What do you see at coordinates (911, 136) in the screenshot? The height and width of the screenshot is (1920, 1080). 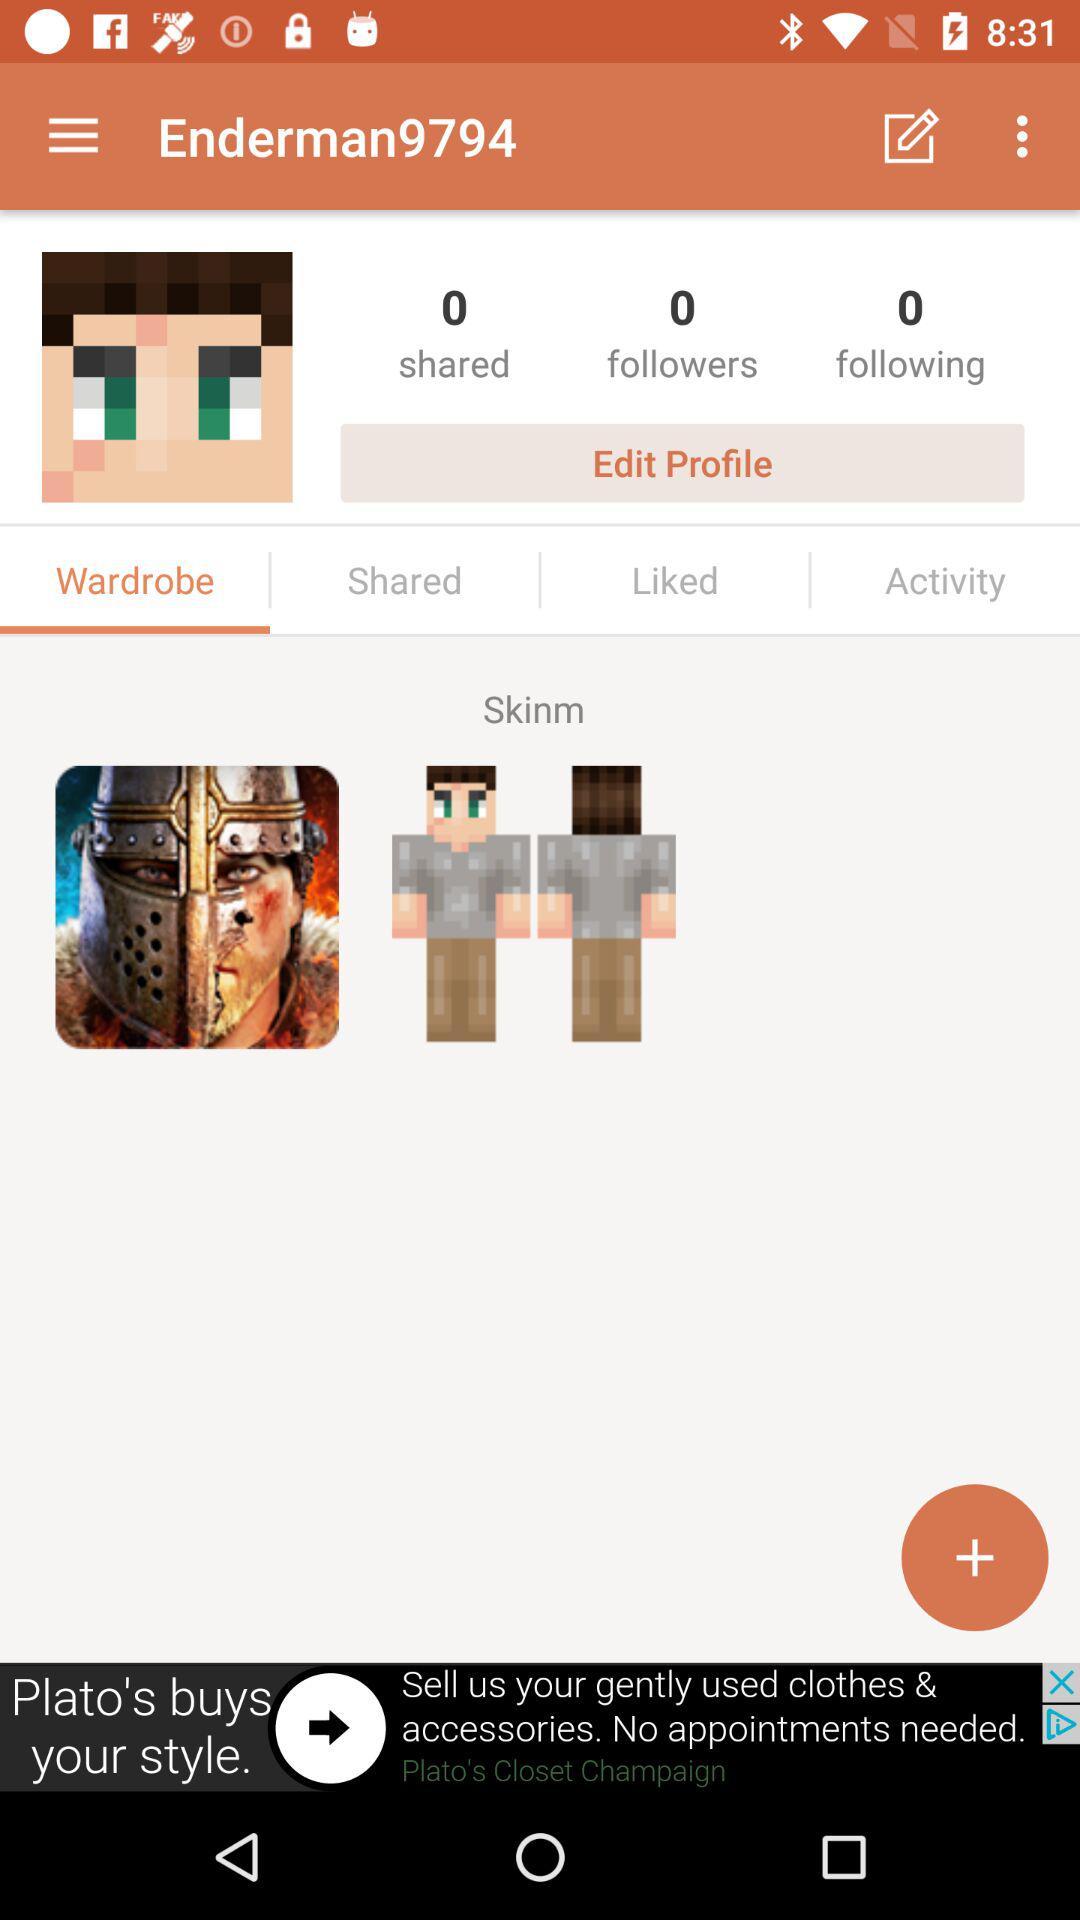 I see `button left to three dots icon` at bounding box center [911, 136].